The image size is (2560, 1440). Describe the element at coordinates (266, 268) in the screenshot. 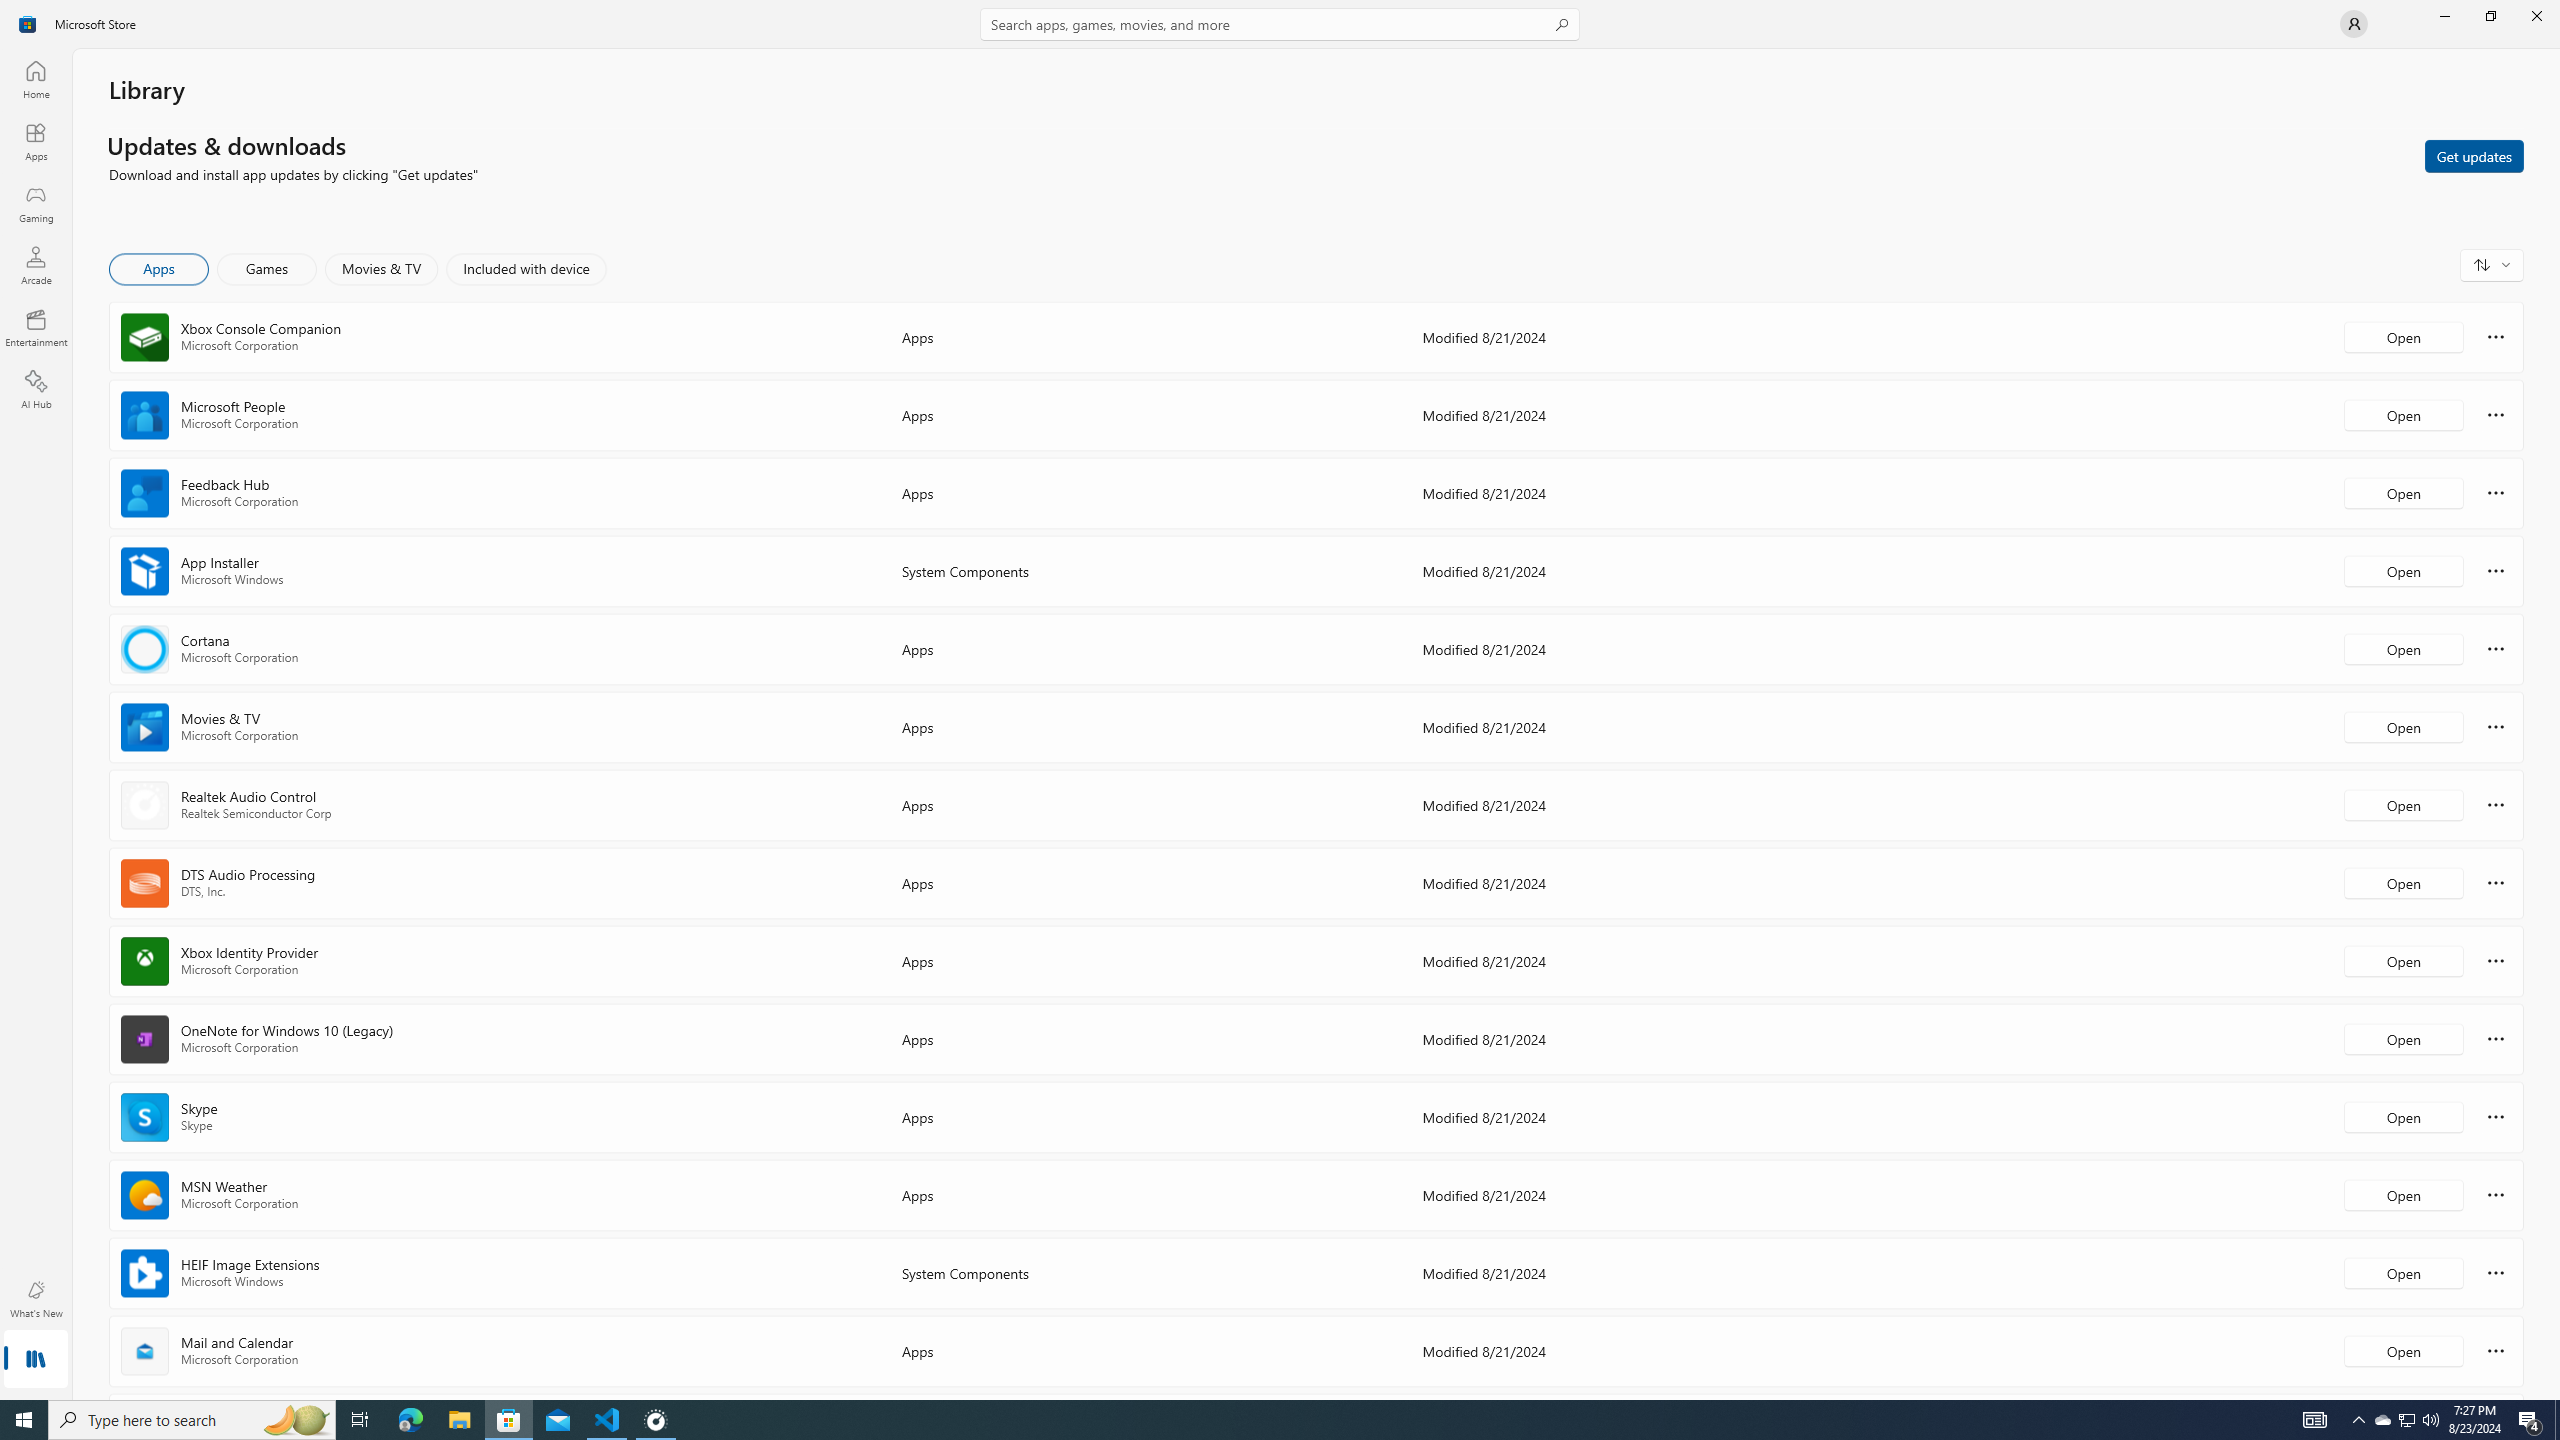

I see `'Games'` at that location.